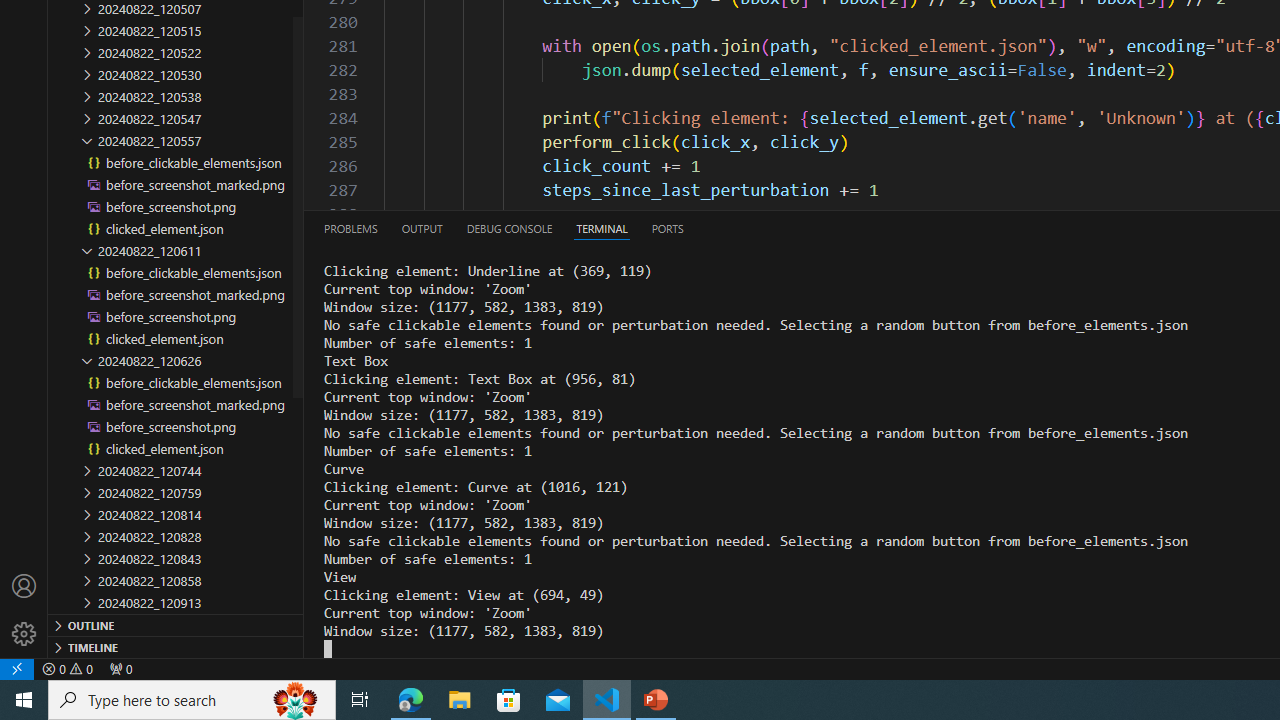  Describe the element at coordinates (601, 227) in the screenshot. I see `'Terminal (Ctrl+`)'` at that location.